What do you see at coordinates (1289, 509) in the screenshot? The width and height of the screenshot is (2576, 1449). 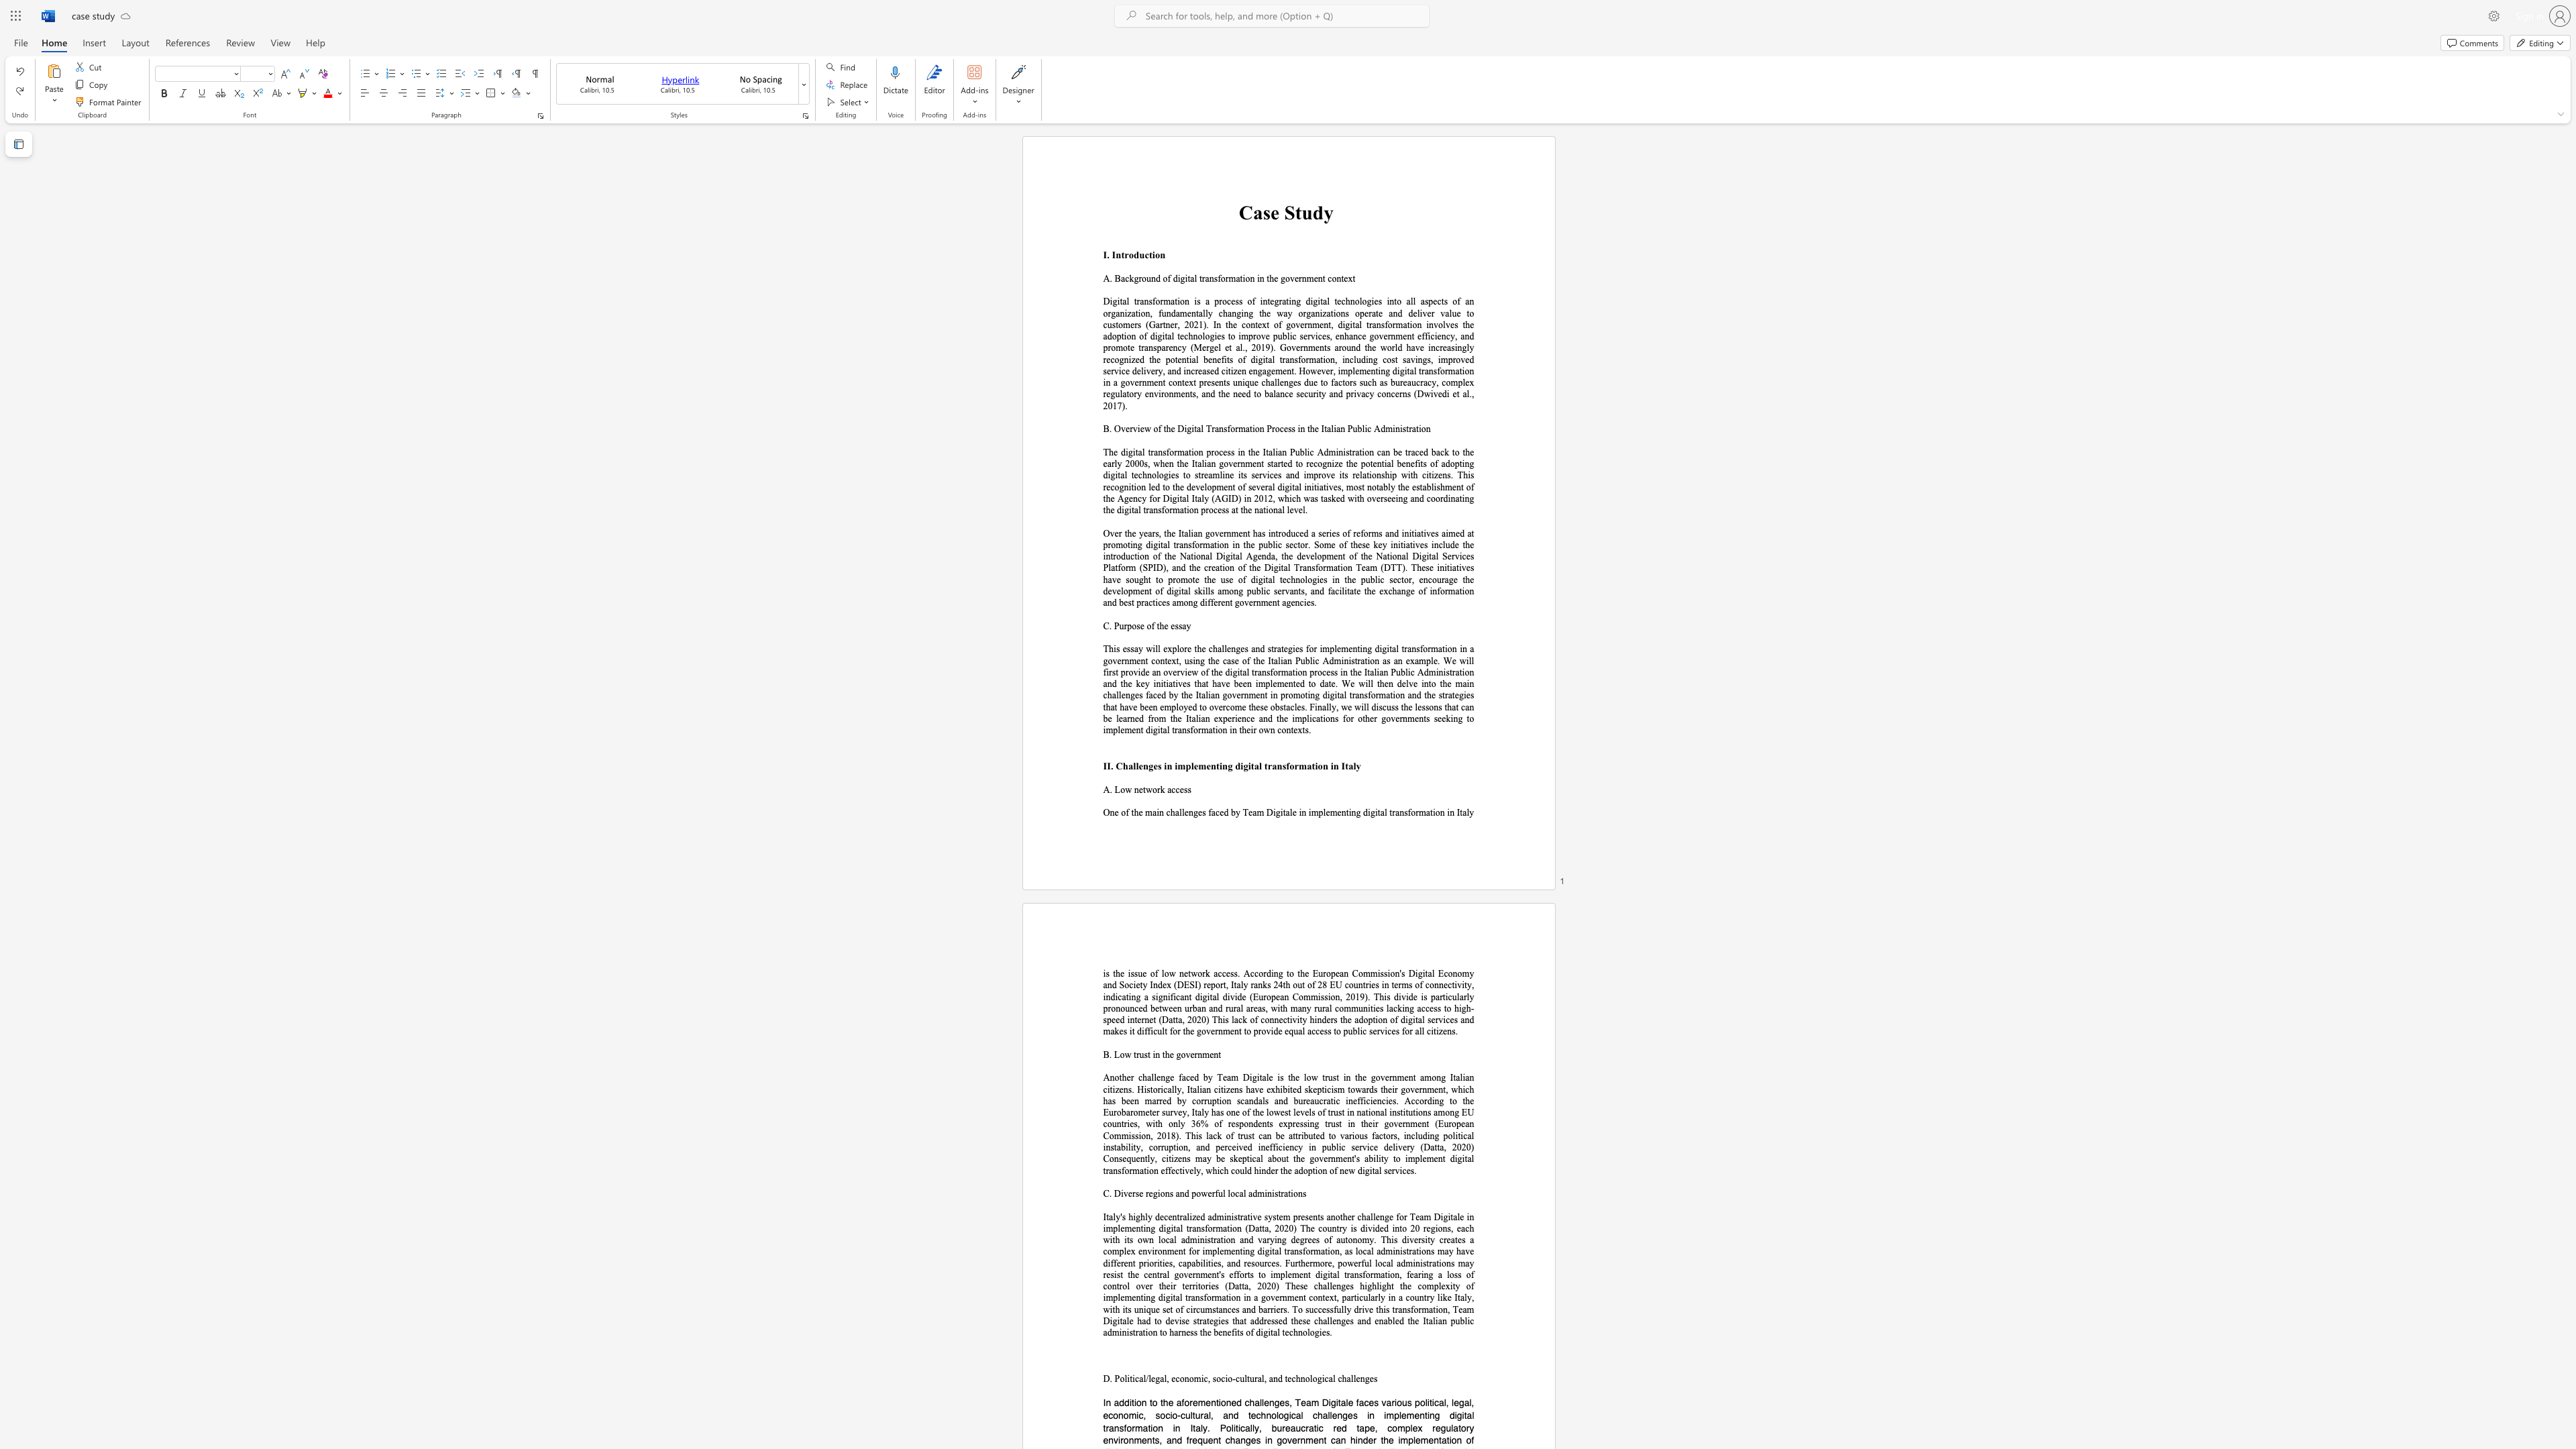 I see `the subset text "eve" within the text "on process at the national level."` at bounding box center [1289, 509].